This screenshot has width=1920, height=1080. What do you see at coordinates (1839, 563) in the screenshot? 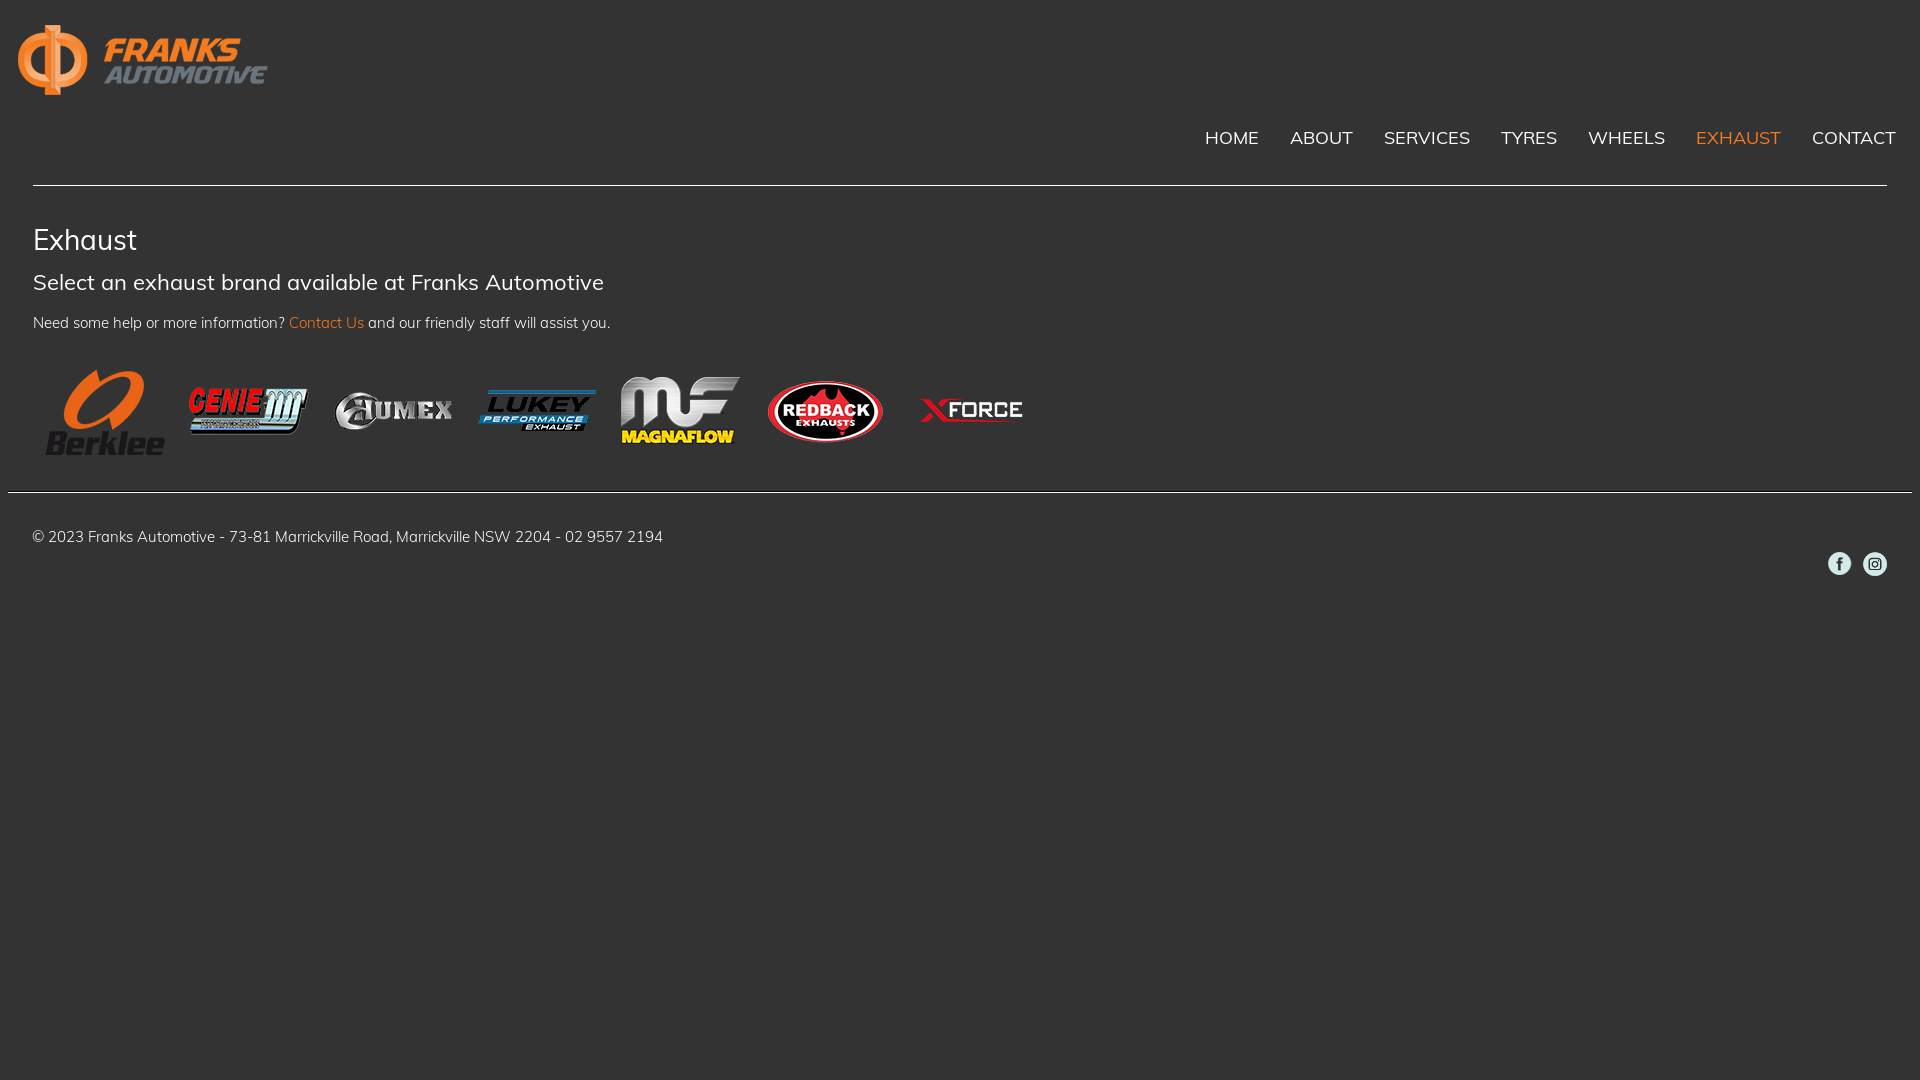
I see `'Facebook'` at bounding box center [1839, 563].